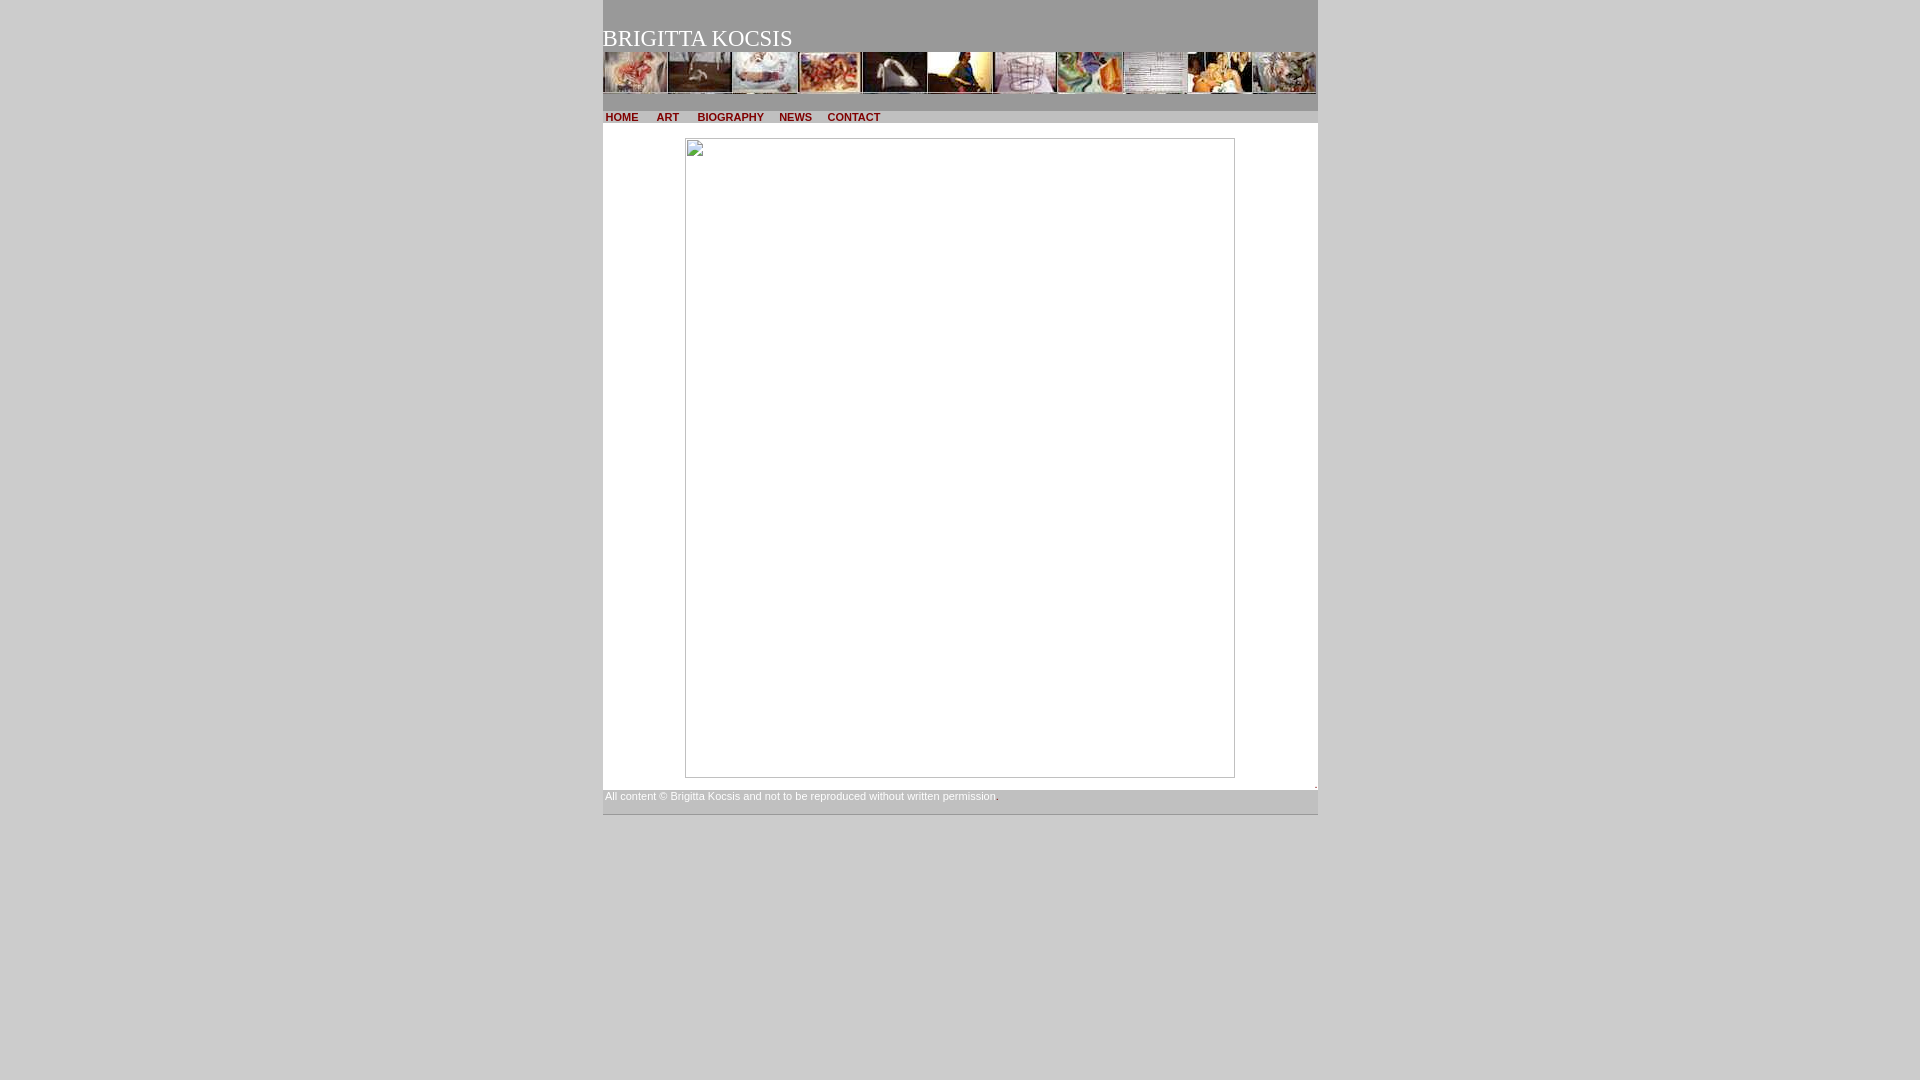 The height and width of the screenshot is (1080, 1920). I want to click on 'ART  ', so click(669, 116).